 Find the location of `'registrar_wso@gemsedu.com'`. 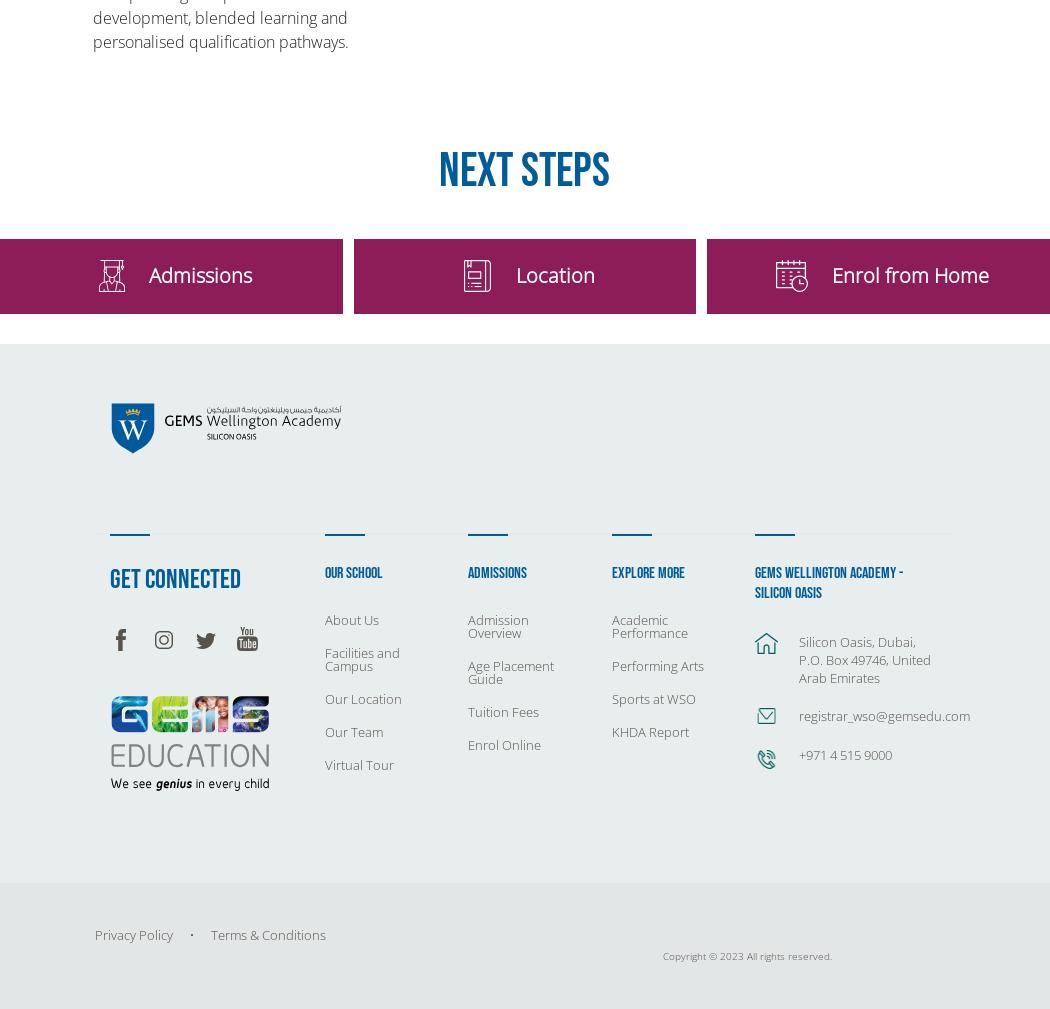

'registrar_wso@gemsedu.com' is located at coordinates (883, 715).